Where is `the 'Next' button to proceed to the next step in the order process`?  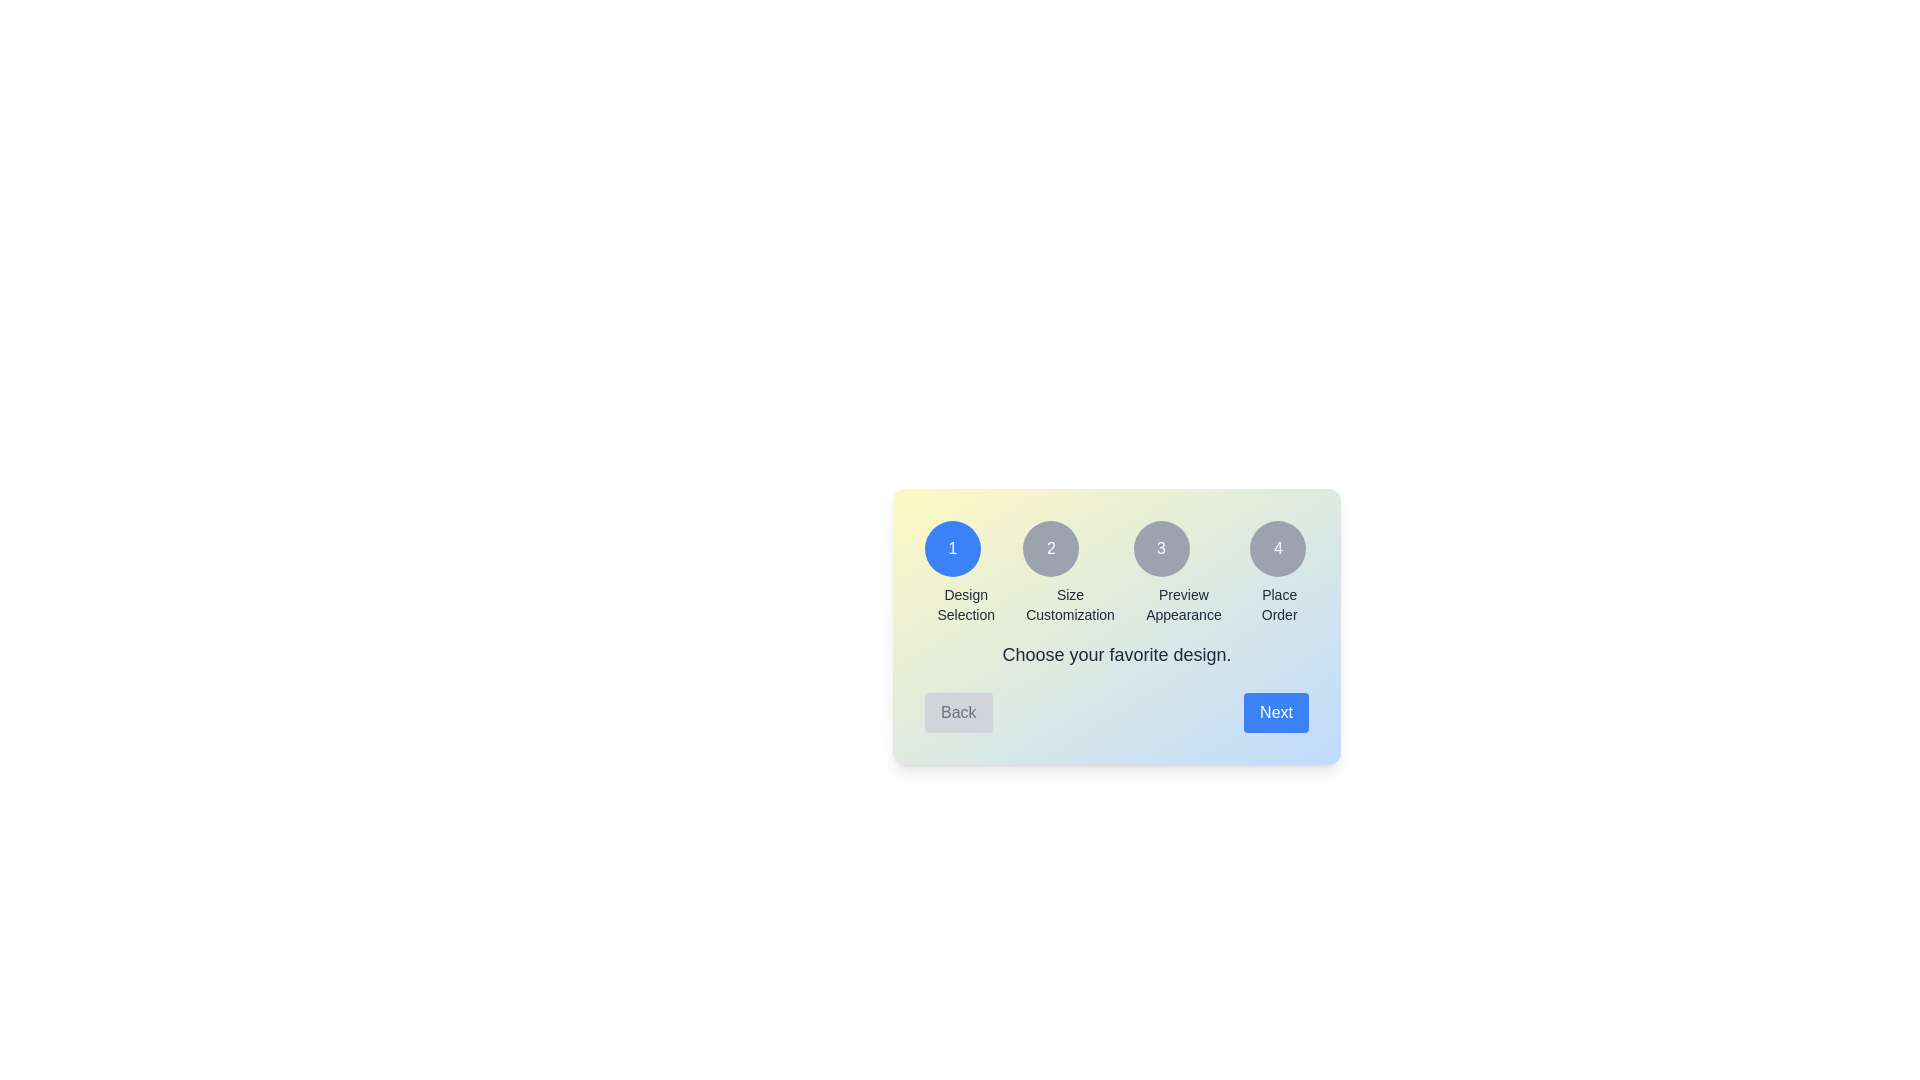 the 'Next' button to proceed to the next step in the order process is located at coordinates (1275, 712).